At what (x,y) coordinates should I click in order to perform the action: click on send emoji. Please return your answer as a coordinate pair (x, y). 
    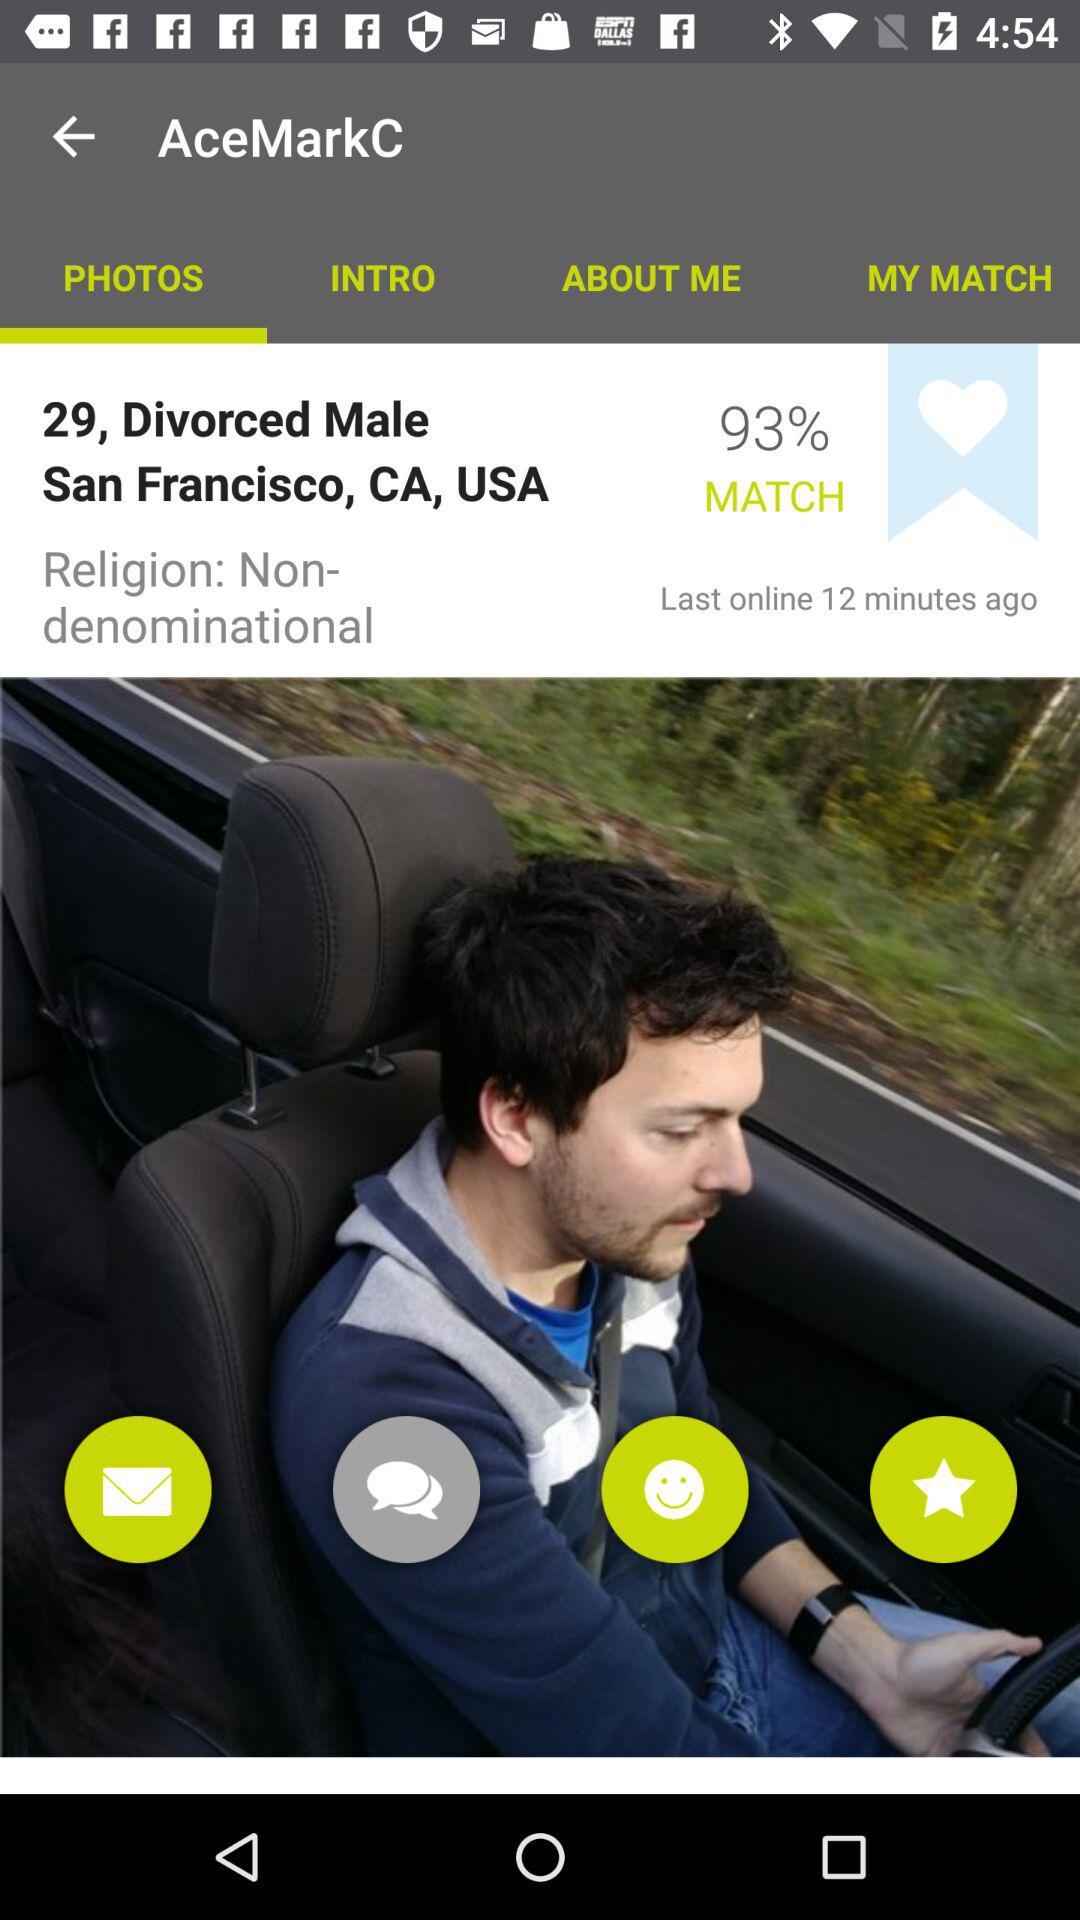
    Looking at the image, I should click on (675, 1489).